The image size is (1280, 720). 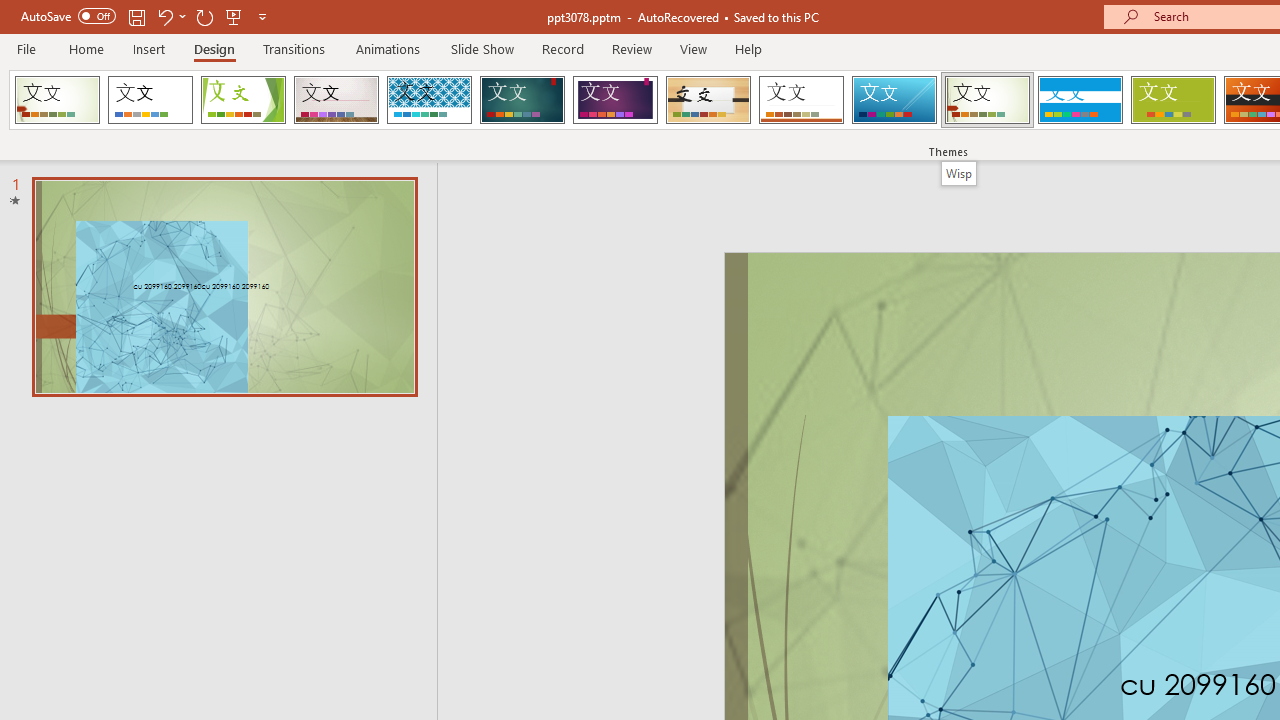 I want to click on 'Animations', so click(x=388, y=48).